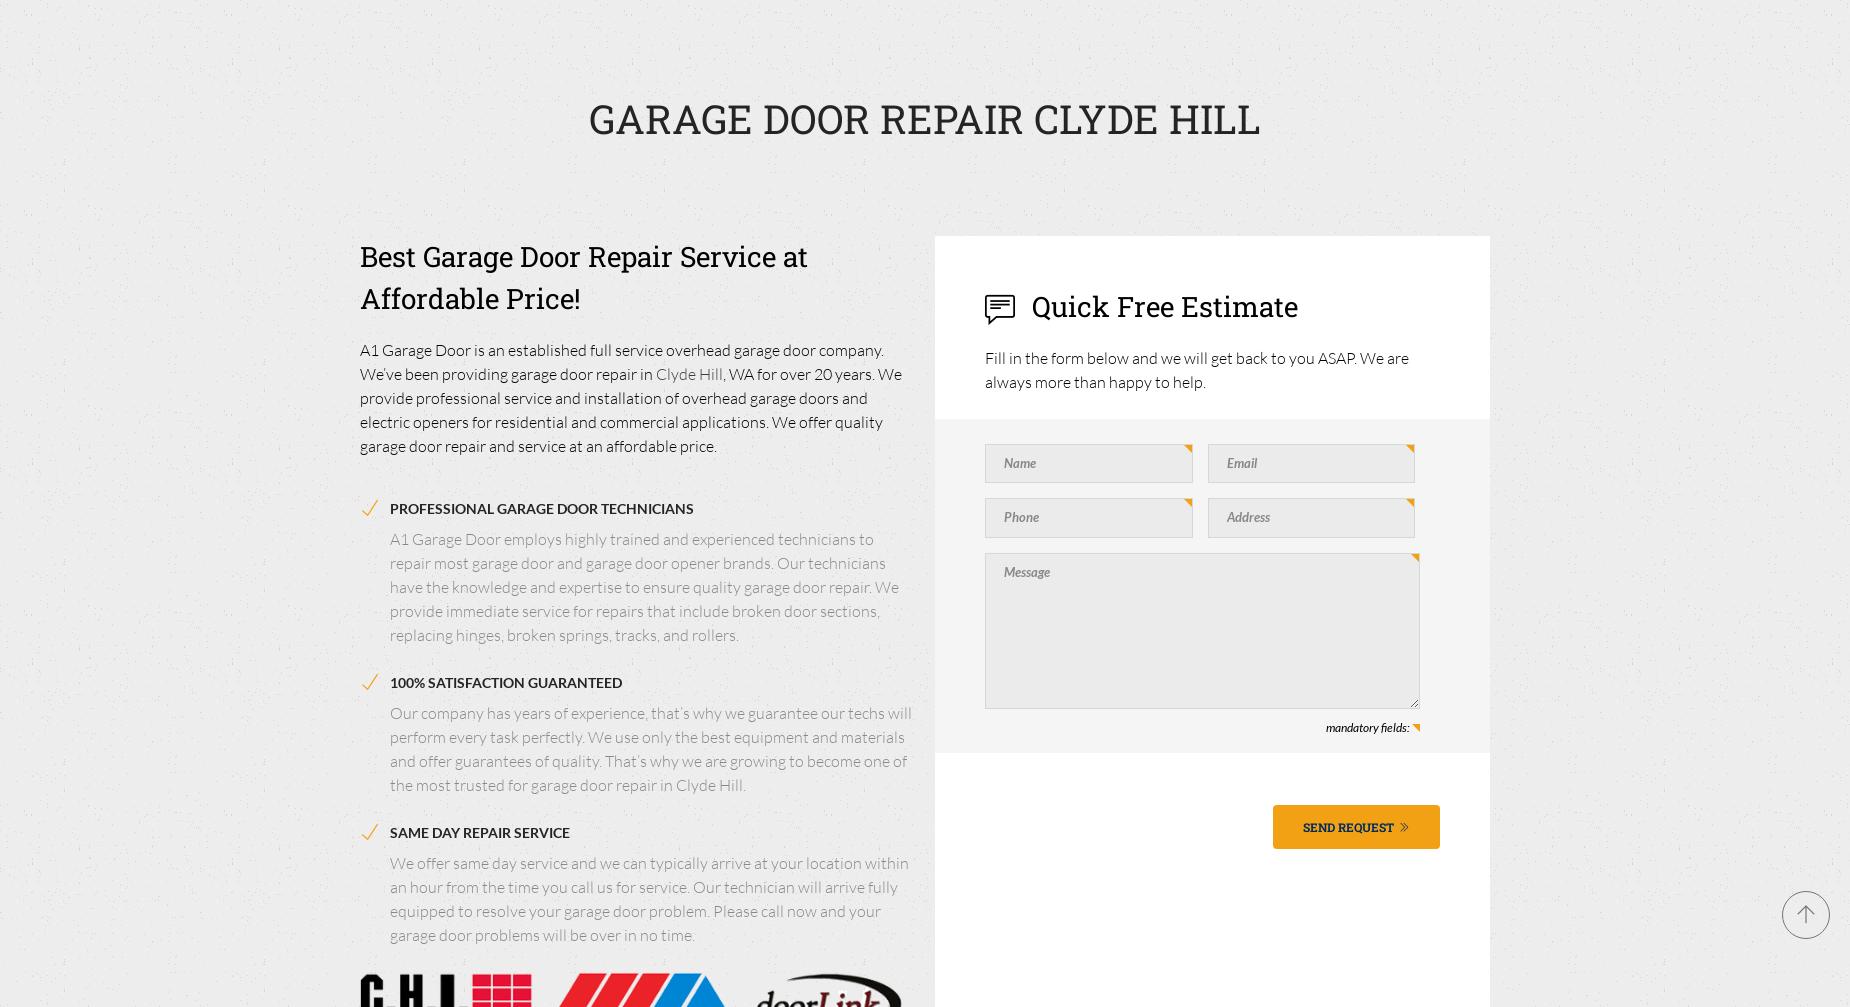  What do you see at coordinates (1301, 825) in the screenshot?
I see `'SEND REQUEST'` at bounding box center [1301, 825].